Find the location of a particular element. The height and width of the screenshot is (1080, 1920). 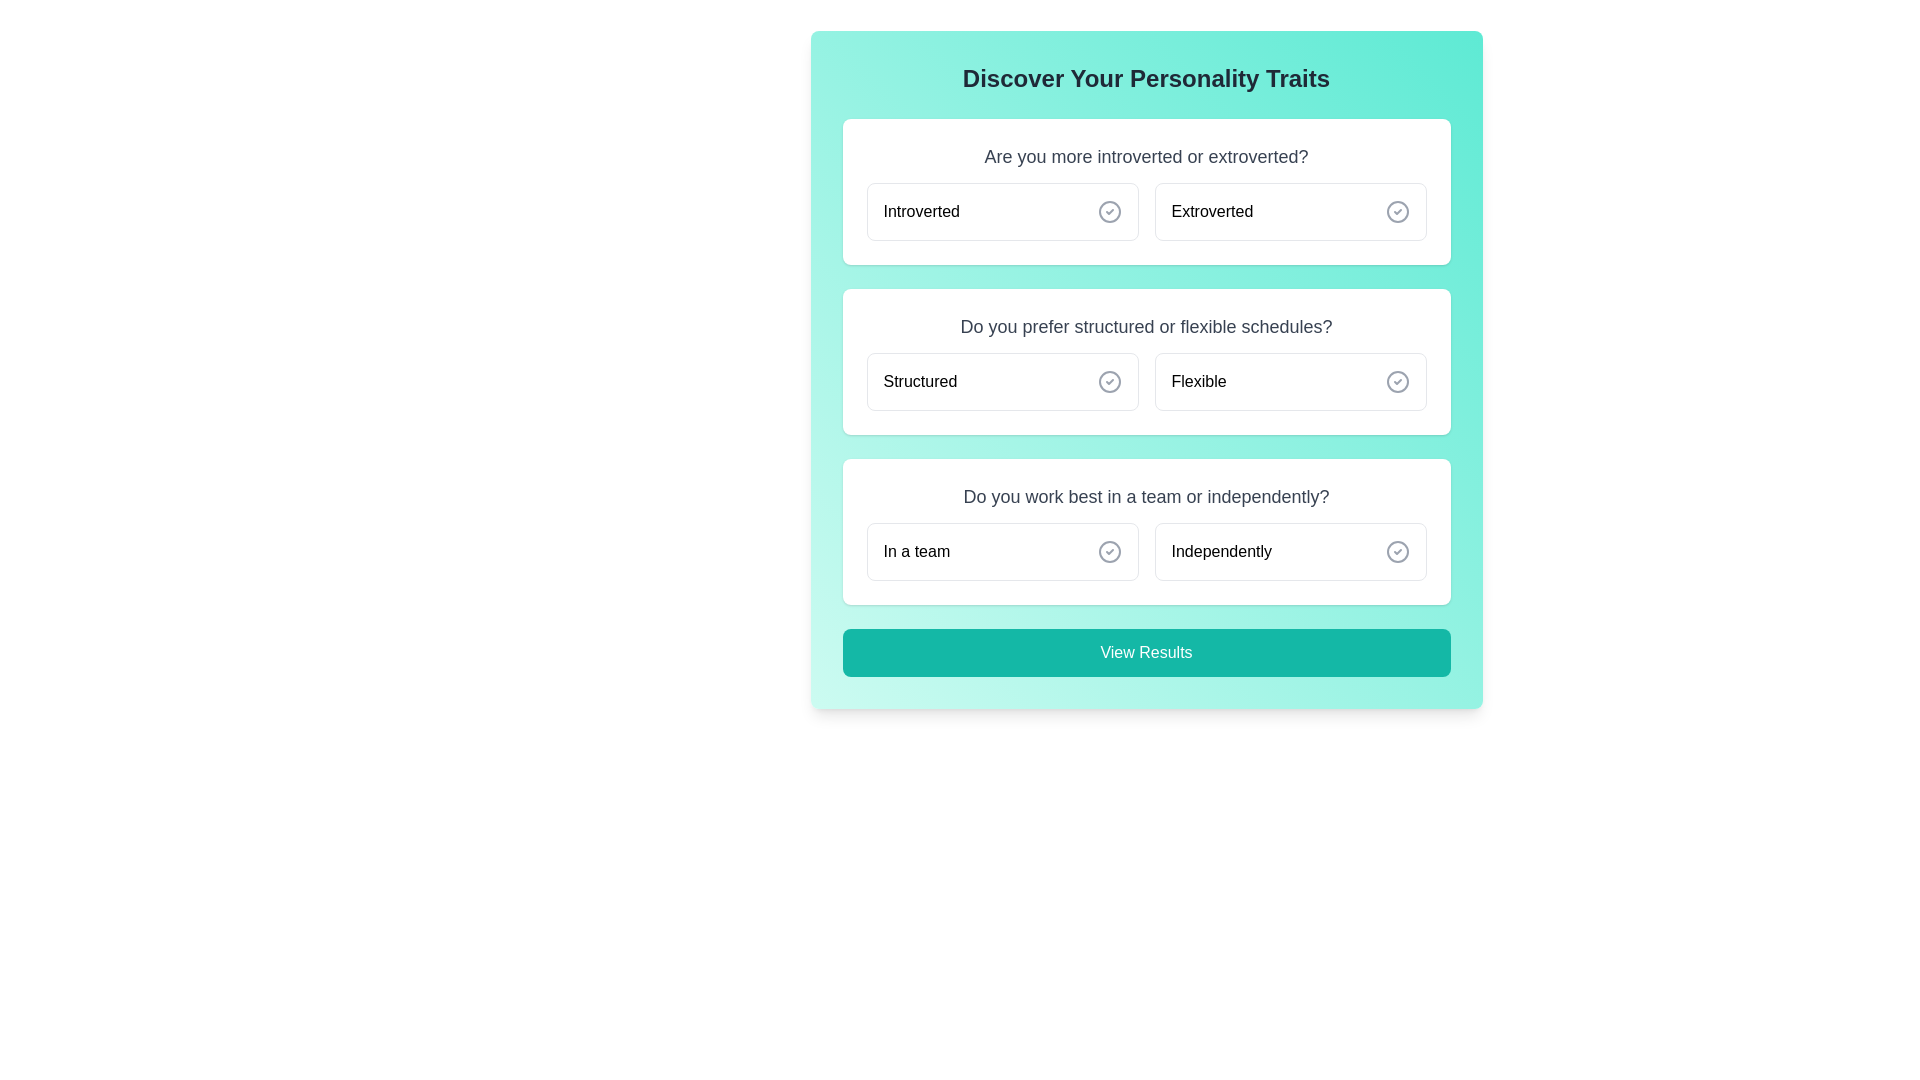

the 'Introverted' text label representing an answer choice for the first question in the personality traits questionnaire located under the heading 'Are you more introverted or extroverted?' is located at coordinates (920, 212).